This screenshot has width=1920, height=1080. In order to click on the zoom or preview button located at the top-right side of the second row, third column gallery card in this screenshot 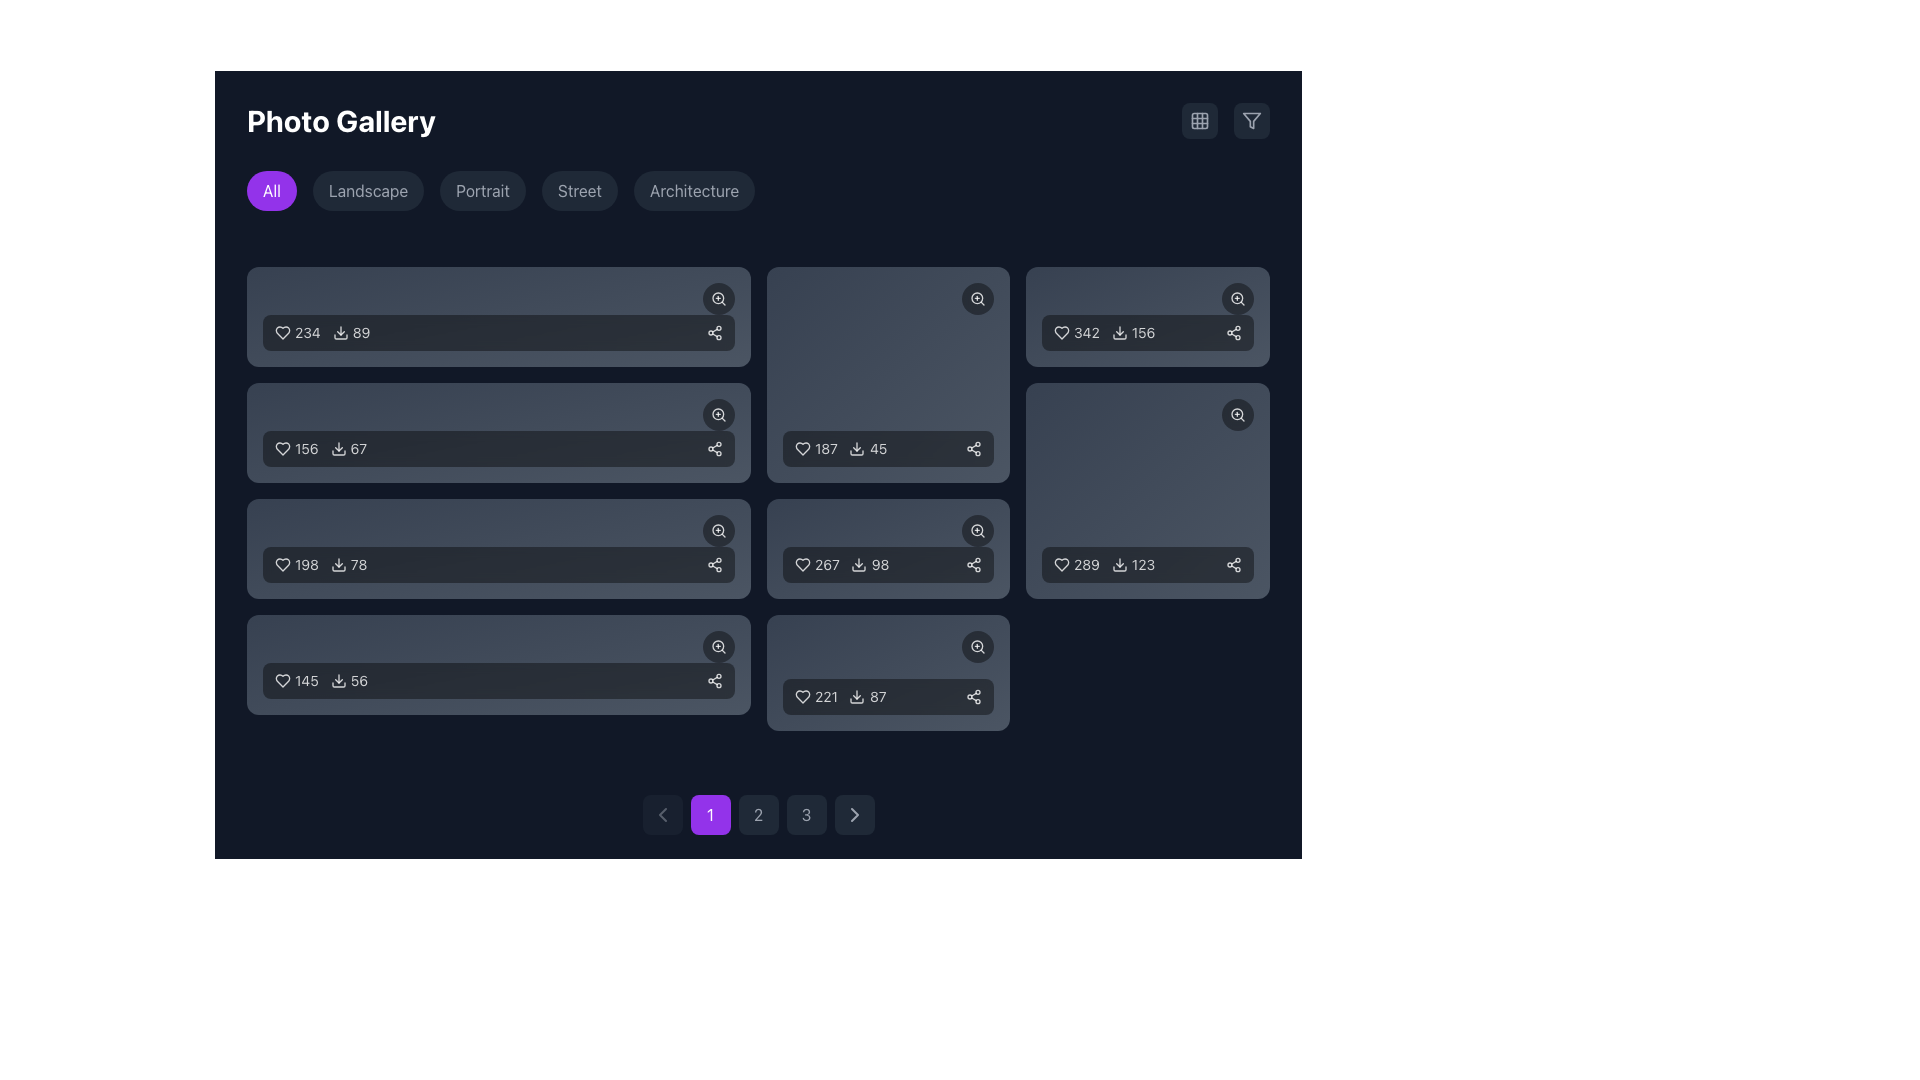, I will do `click(1148, 414)`.